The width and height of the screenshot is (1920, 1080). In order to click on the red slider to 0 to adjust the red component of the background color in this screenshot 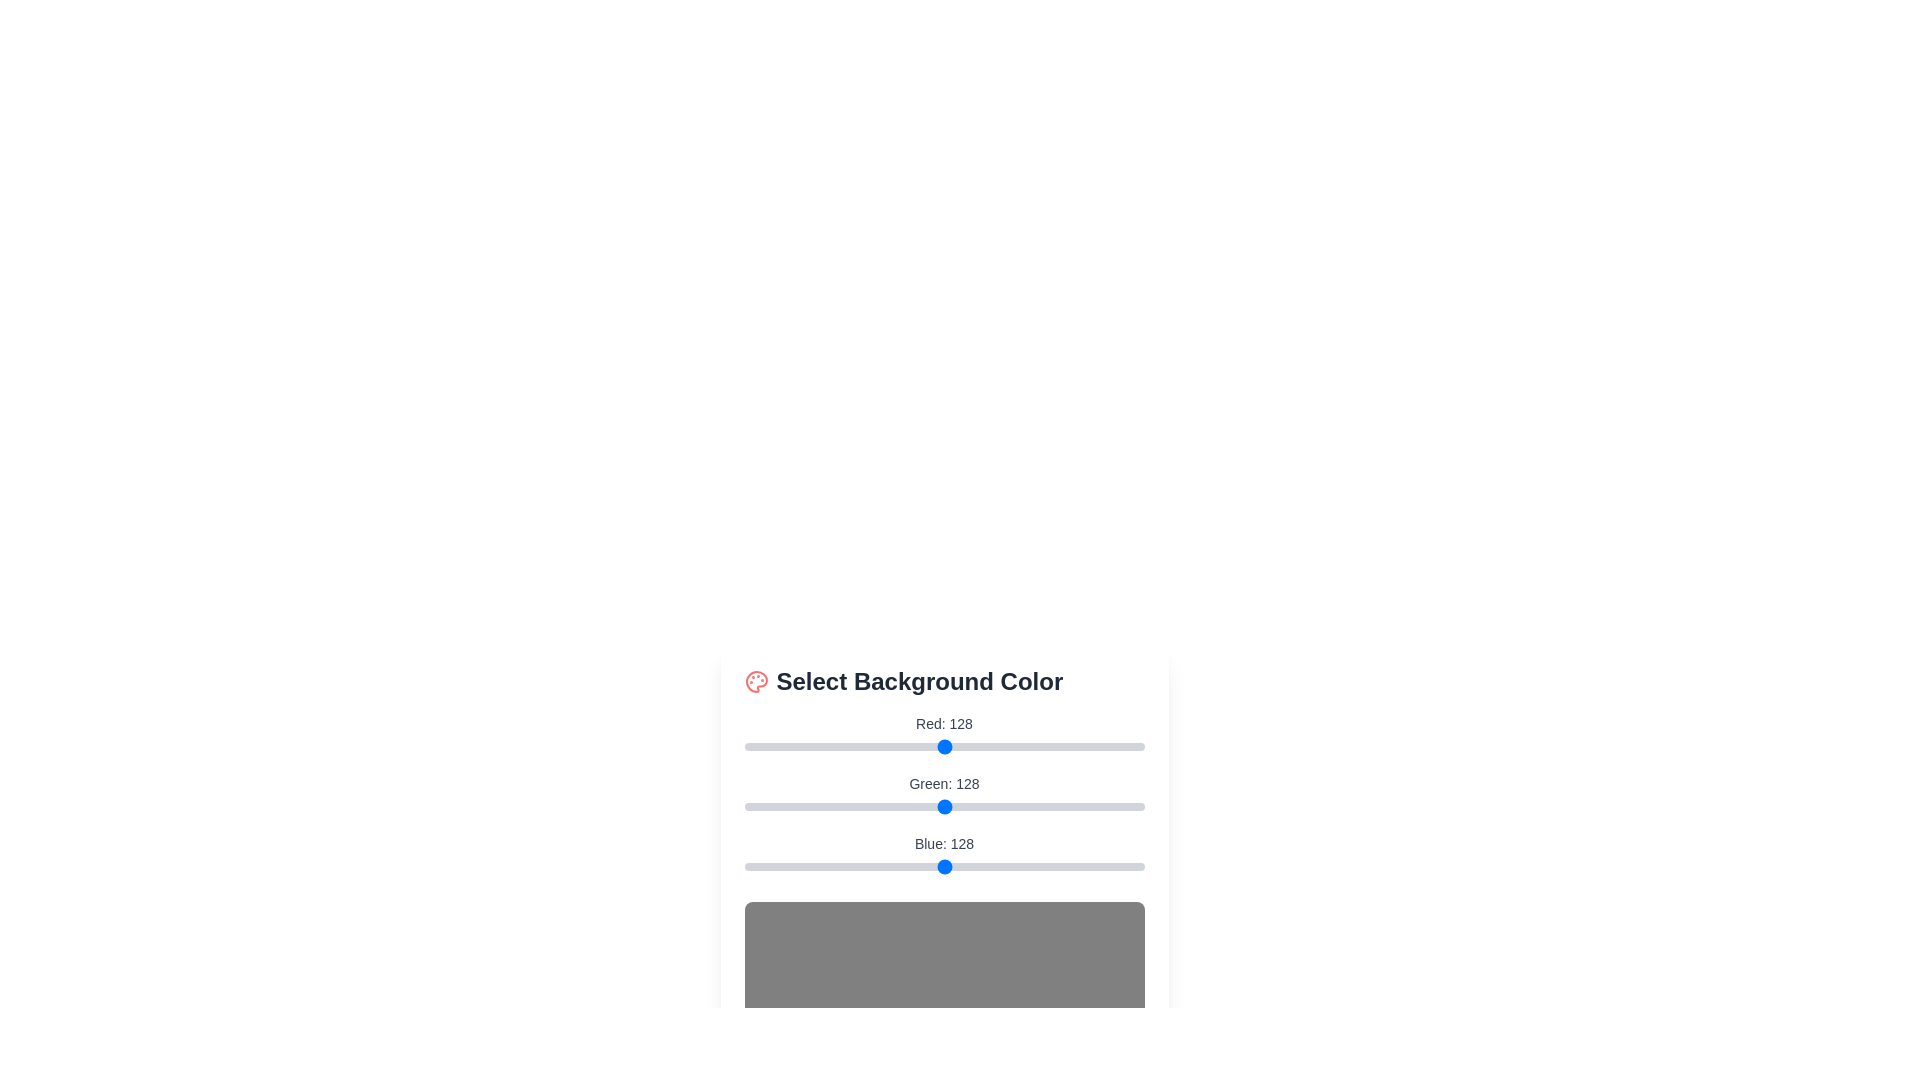, I will do `click(743, 747)`.